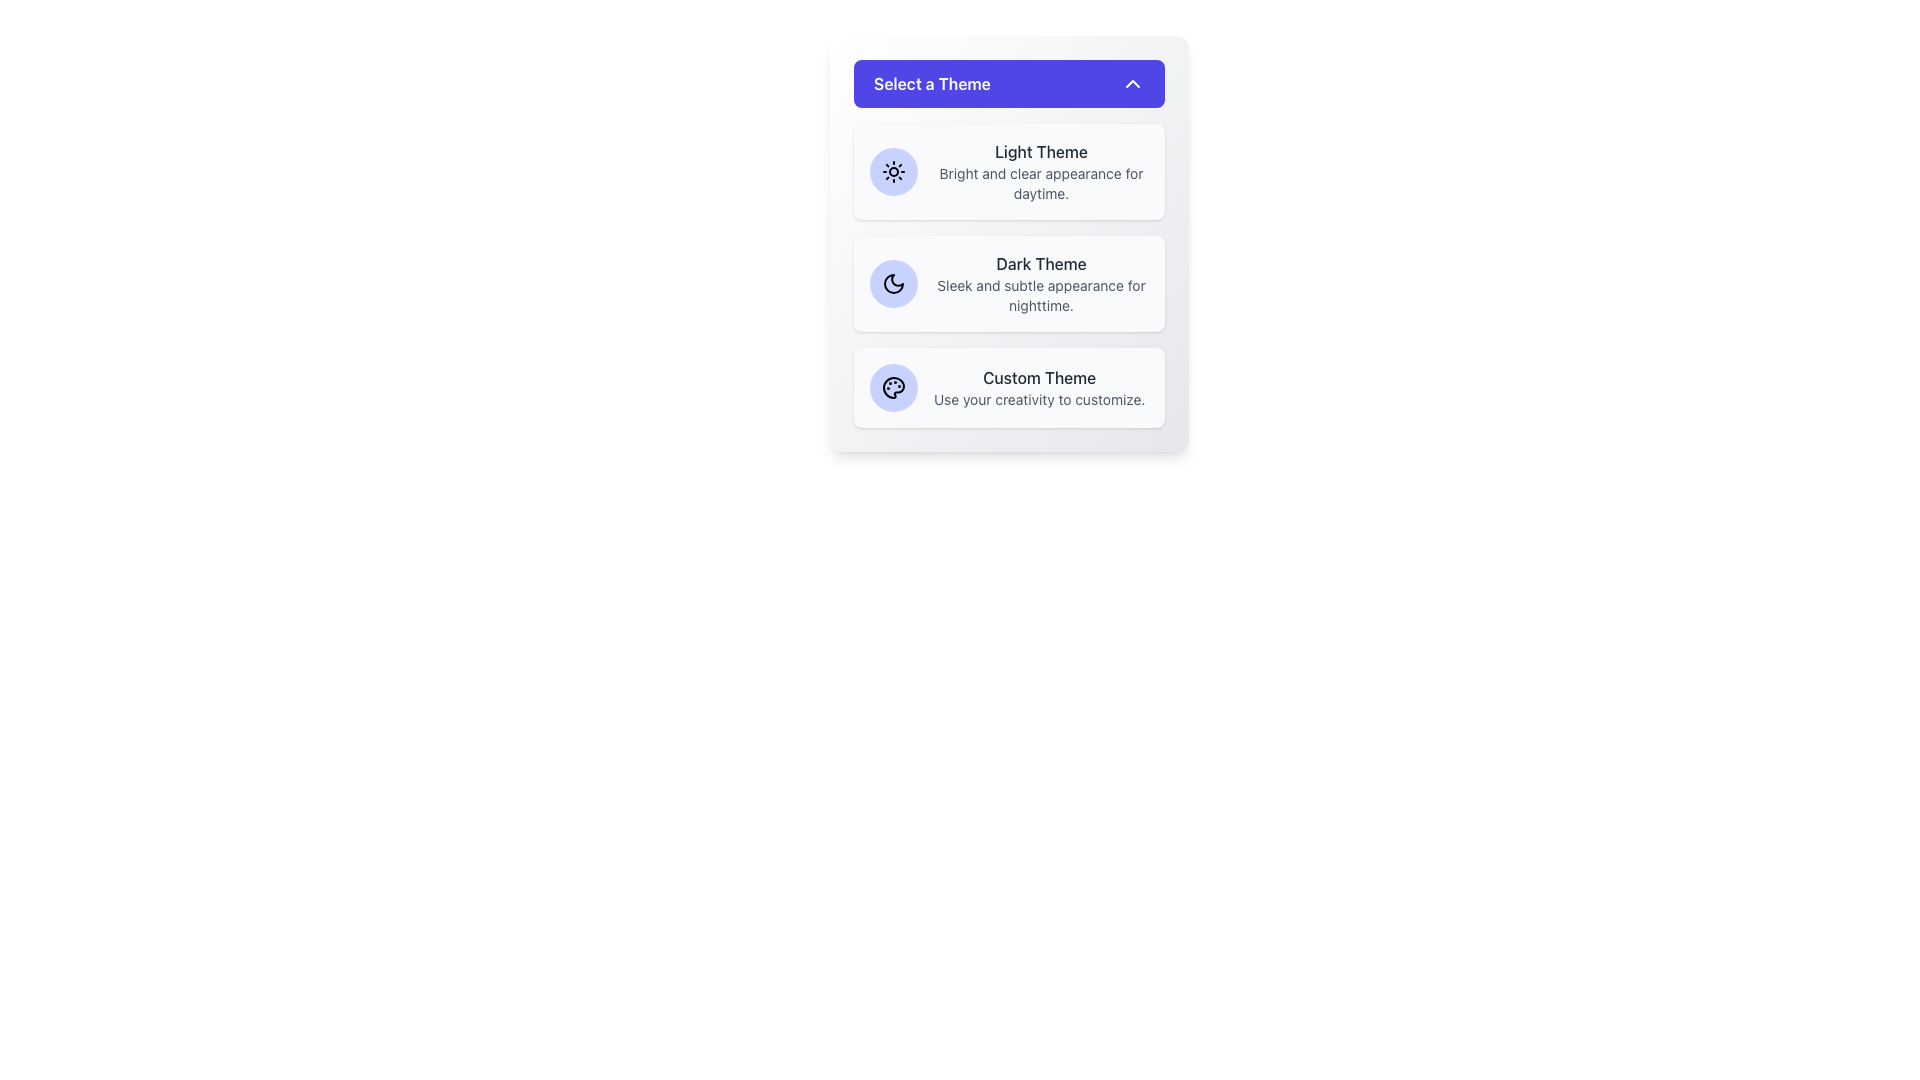 The height and width of the screenshot is (1080, 1920). I want to click on descriptive label for the 'Dark Theme' option located within the card-style button in the theme choices list, positioned between 'Light Theme' and 'Custom Theme', so click(1040, 284).